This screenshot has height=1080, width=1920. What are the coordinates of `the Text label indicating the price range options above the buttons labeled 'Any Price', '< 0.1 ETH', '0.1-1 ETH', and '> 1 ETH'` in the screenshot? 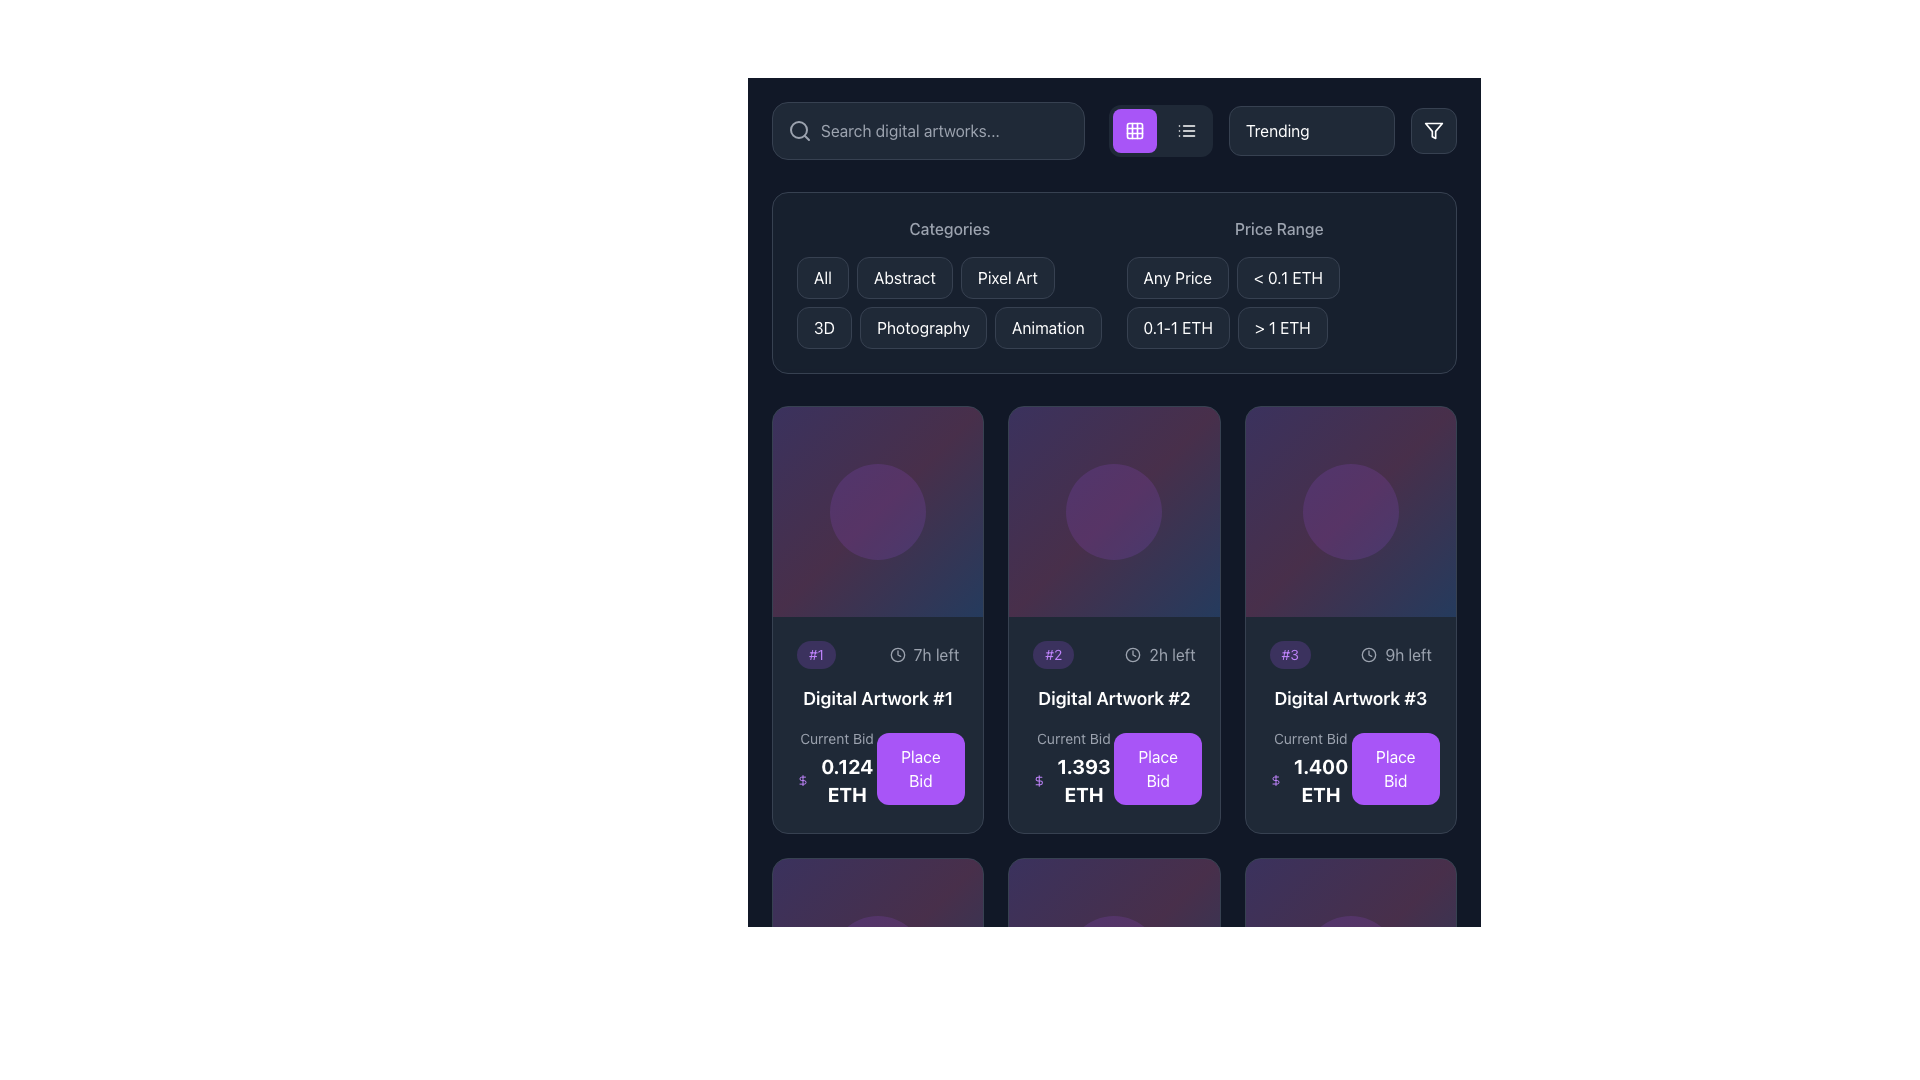 It's located at (1278, 227).